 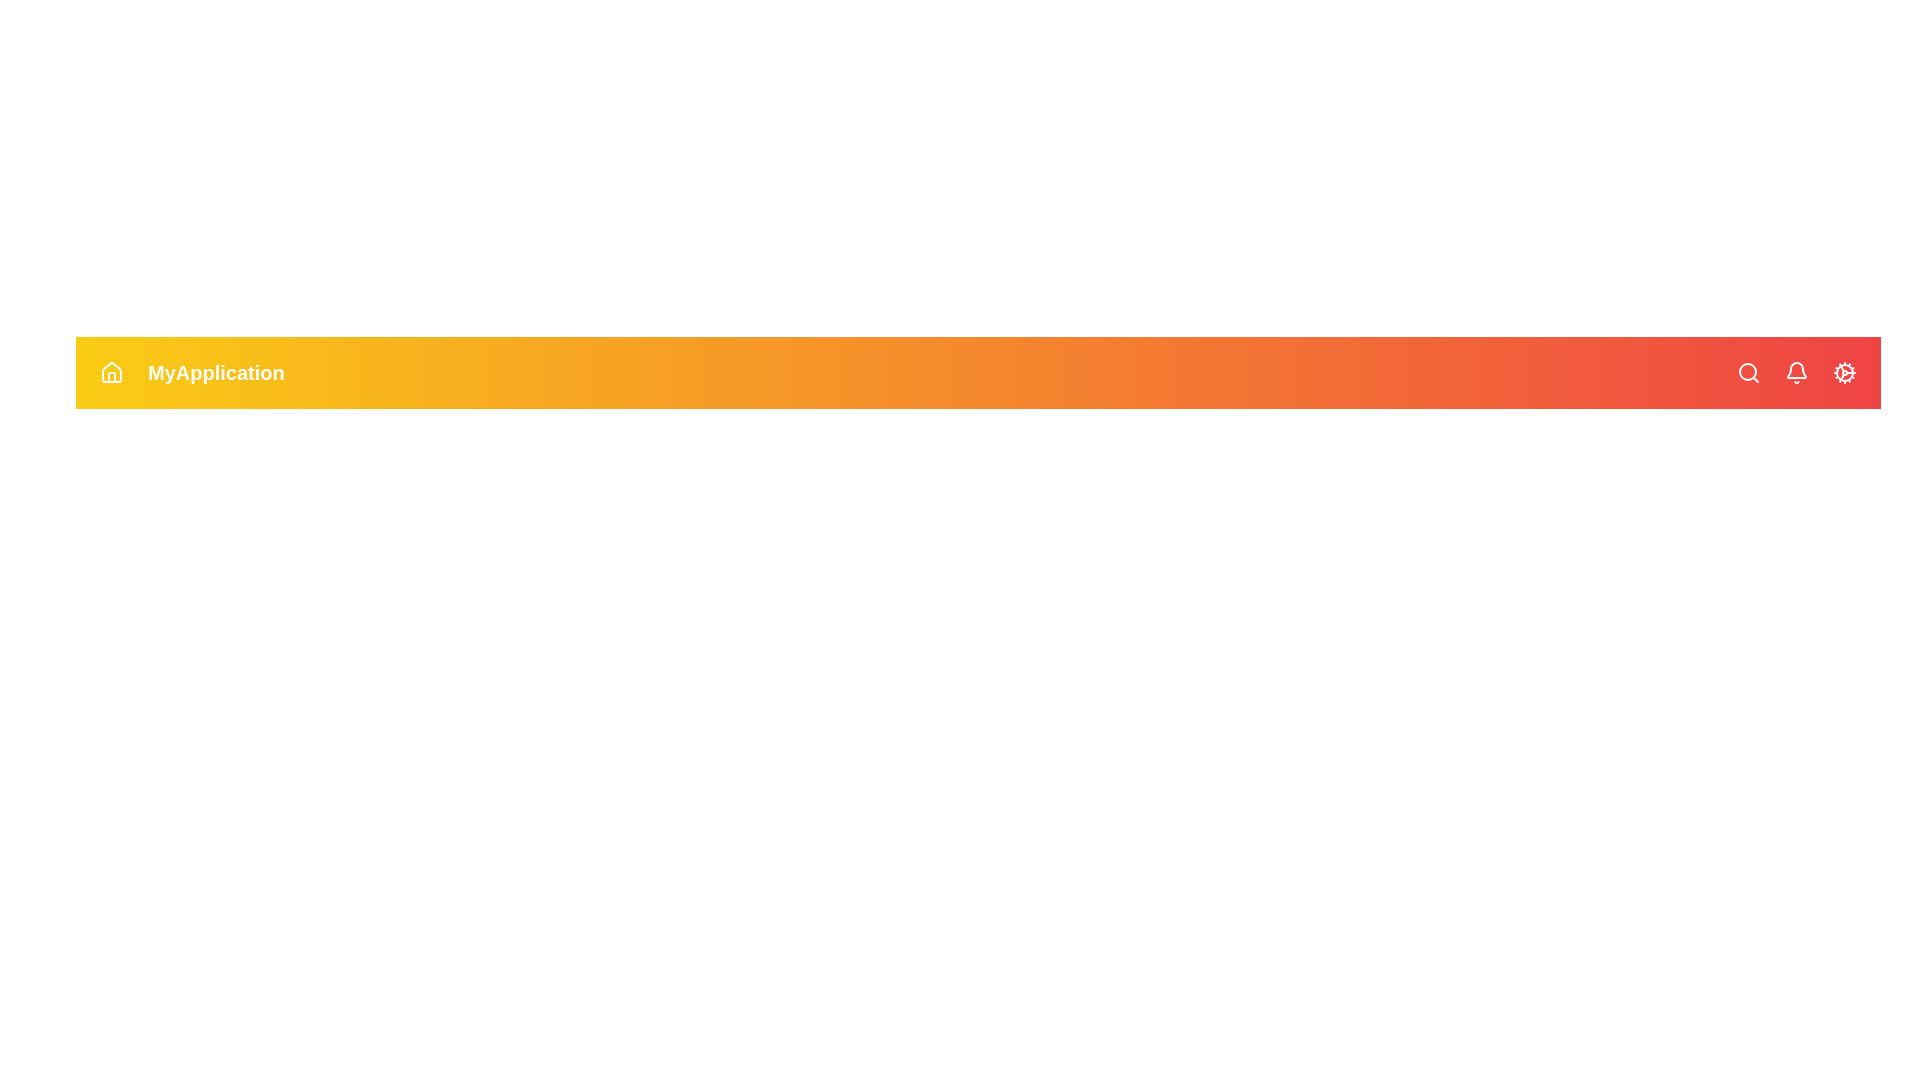 I want to click on the circular lens element of the magnifying glass icon located towards the top-right section of the application interface, so click(x=1746, y=371).